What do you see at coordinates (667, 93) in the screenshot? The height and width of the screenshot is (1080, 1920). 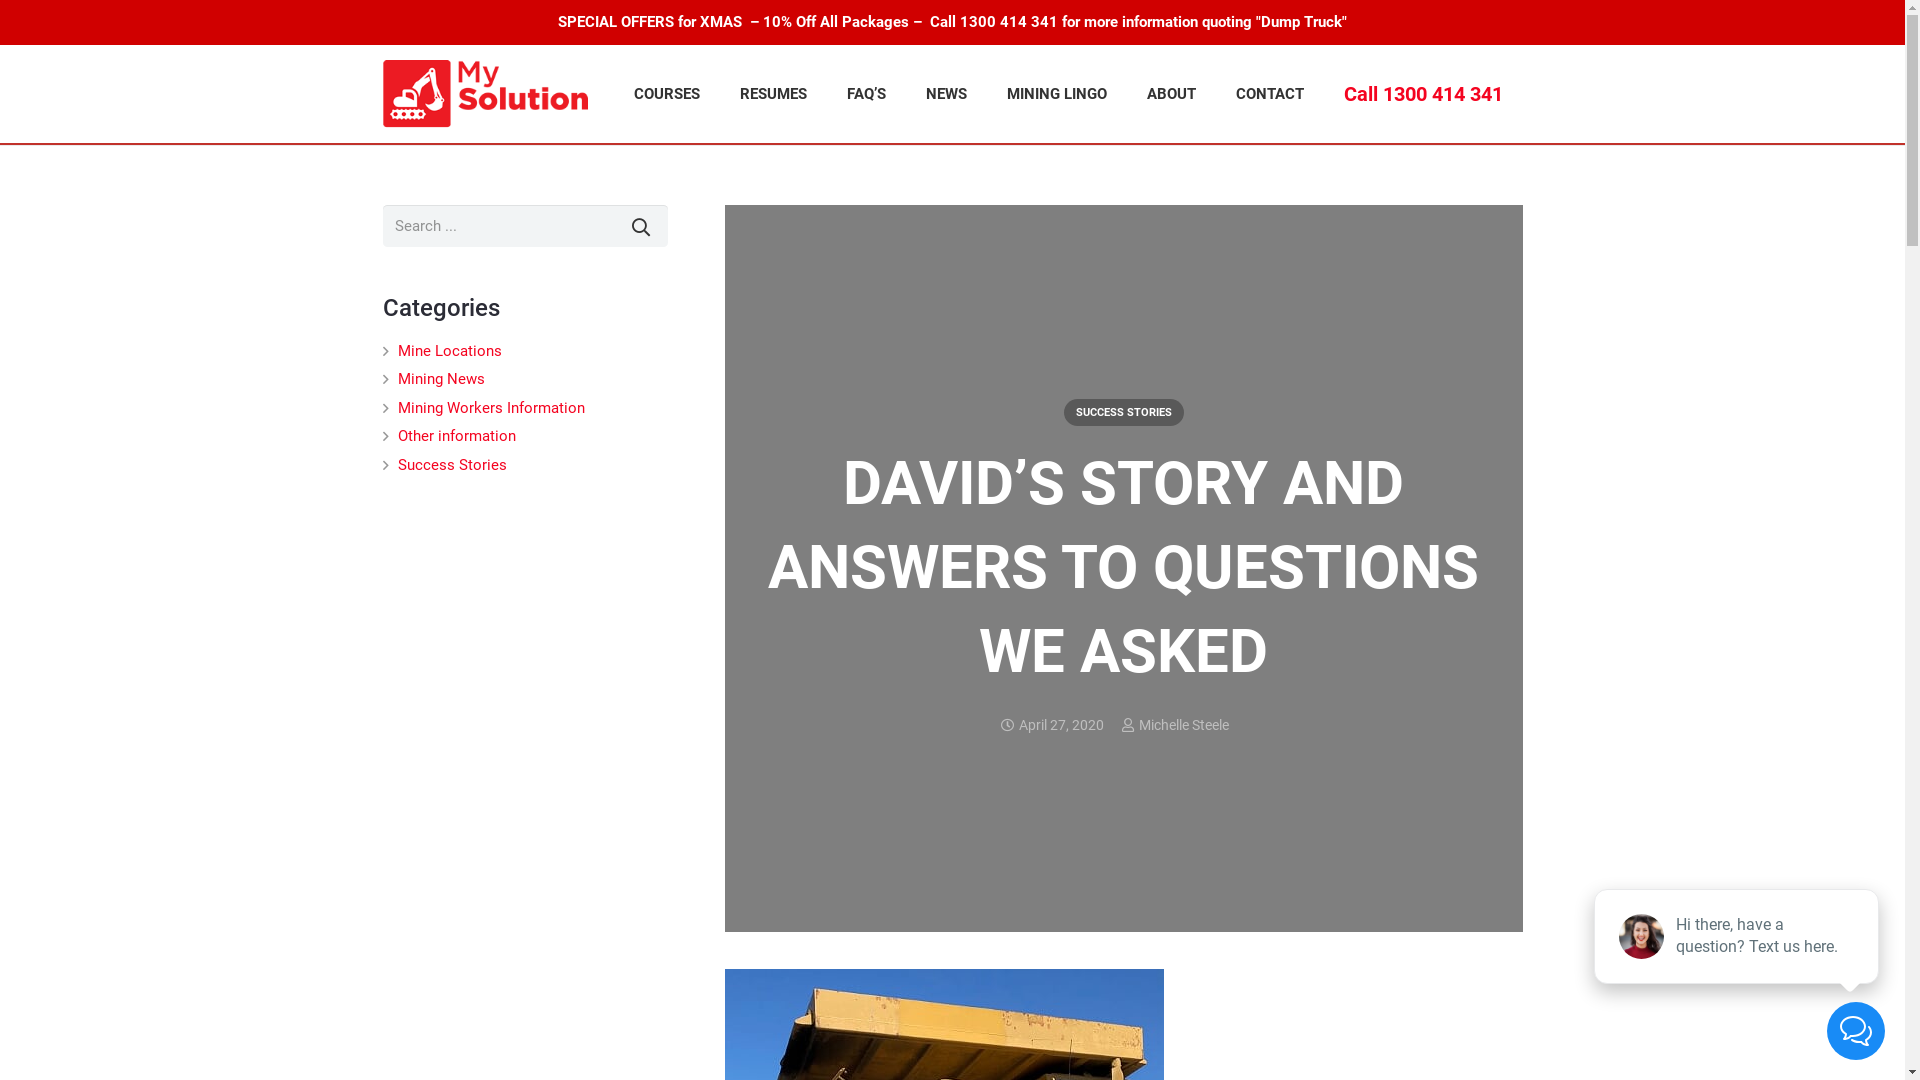 I see `'COURSES'` at bounding box center [667, 93].